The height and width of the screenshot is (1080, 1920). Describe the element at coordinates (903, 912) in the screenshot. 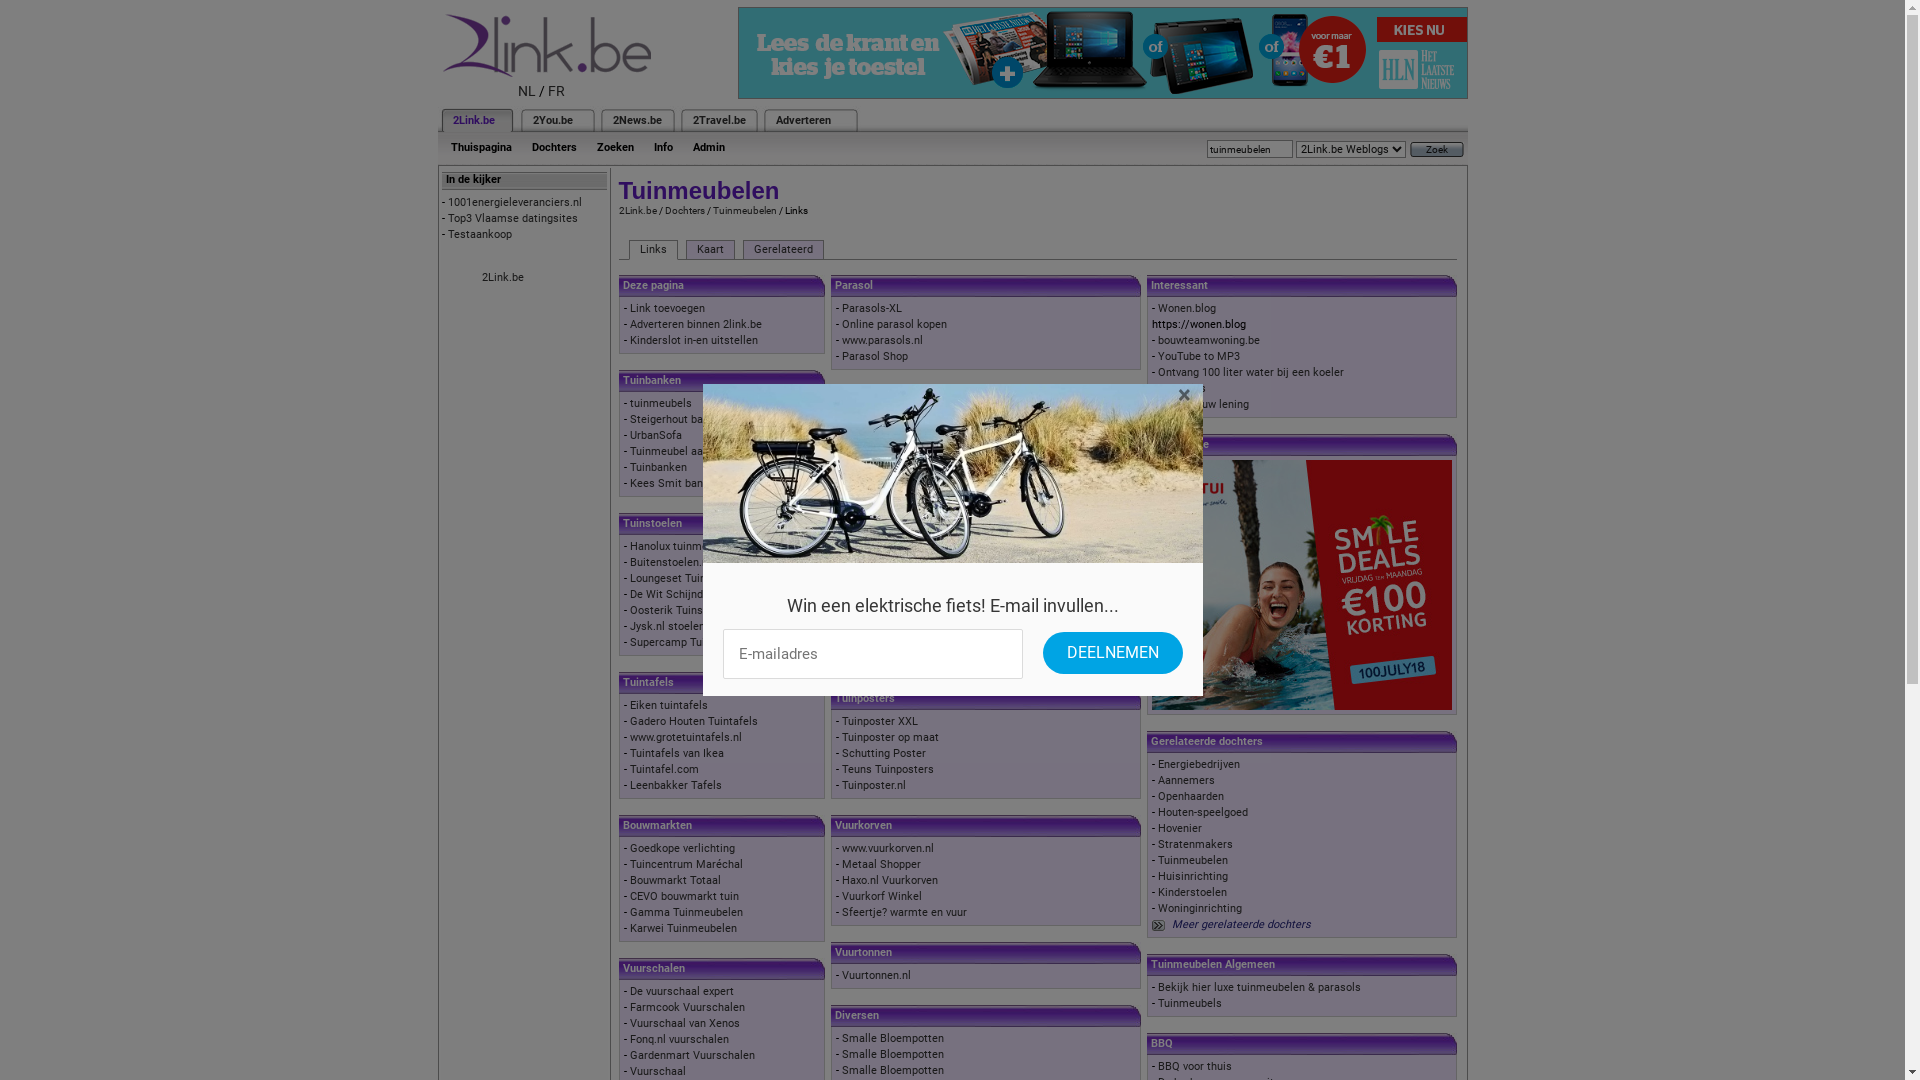

I see `'Sfeertje? warmte en vuur'` at that location.